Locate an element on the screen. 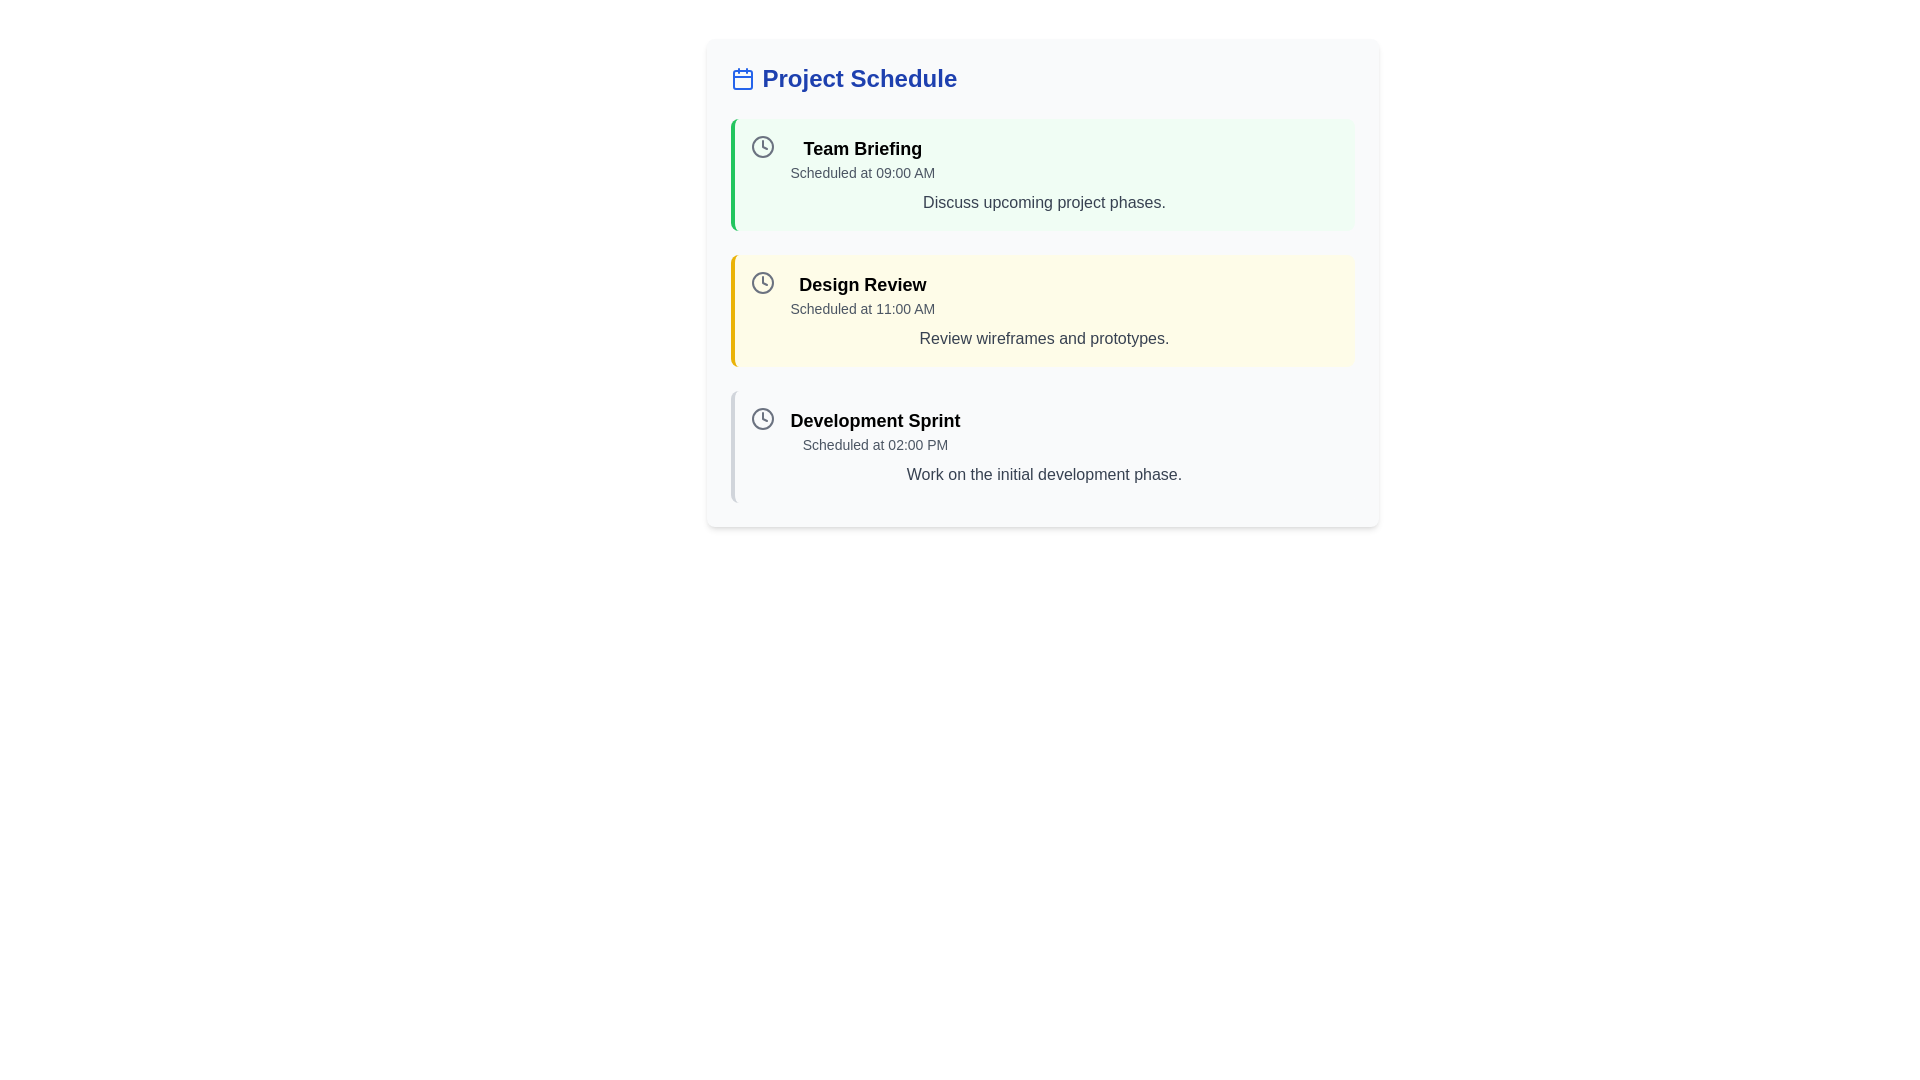  the clock icon located in the 'Design Review' section is located at coordinates (761, 282).